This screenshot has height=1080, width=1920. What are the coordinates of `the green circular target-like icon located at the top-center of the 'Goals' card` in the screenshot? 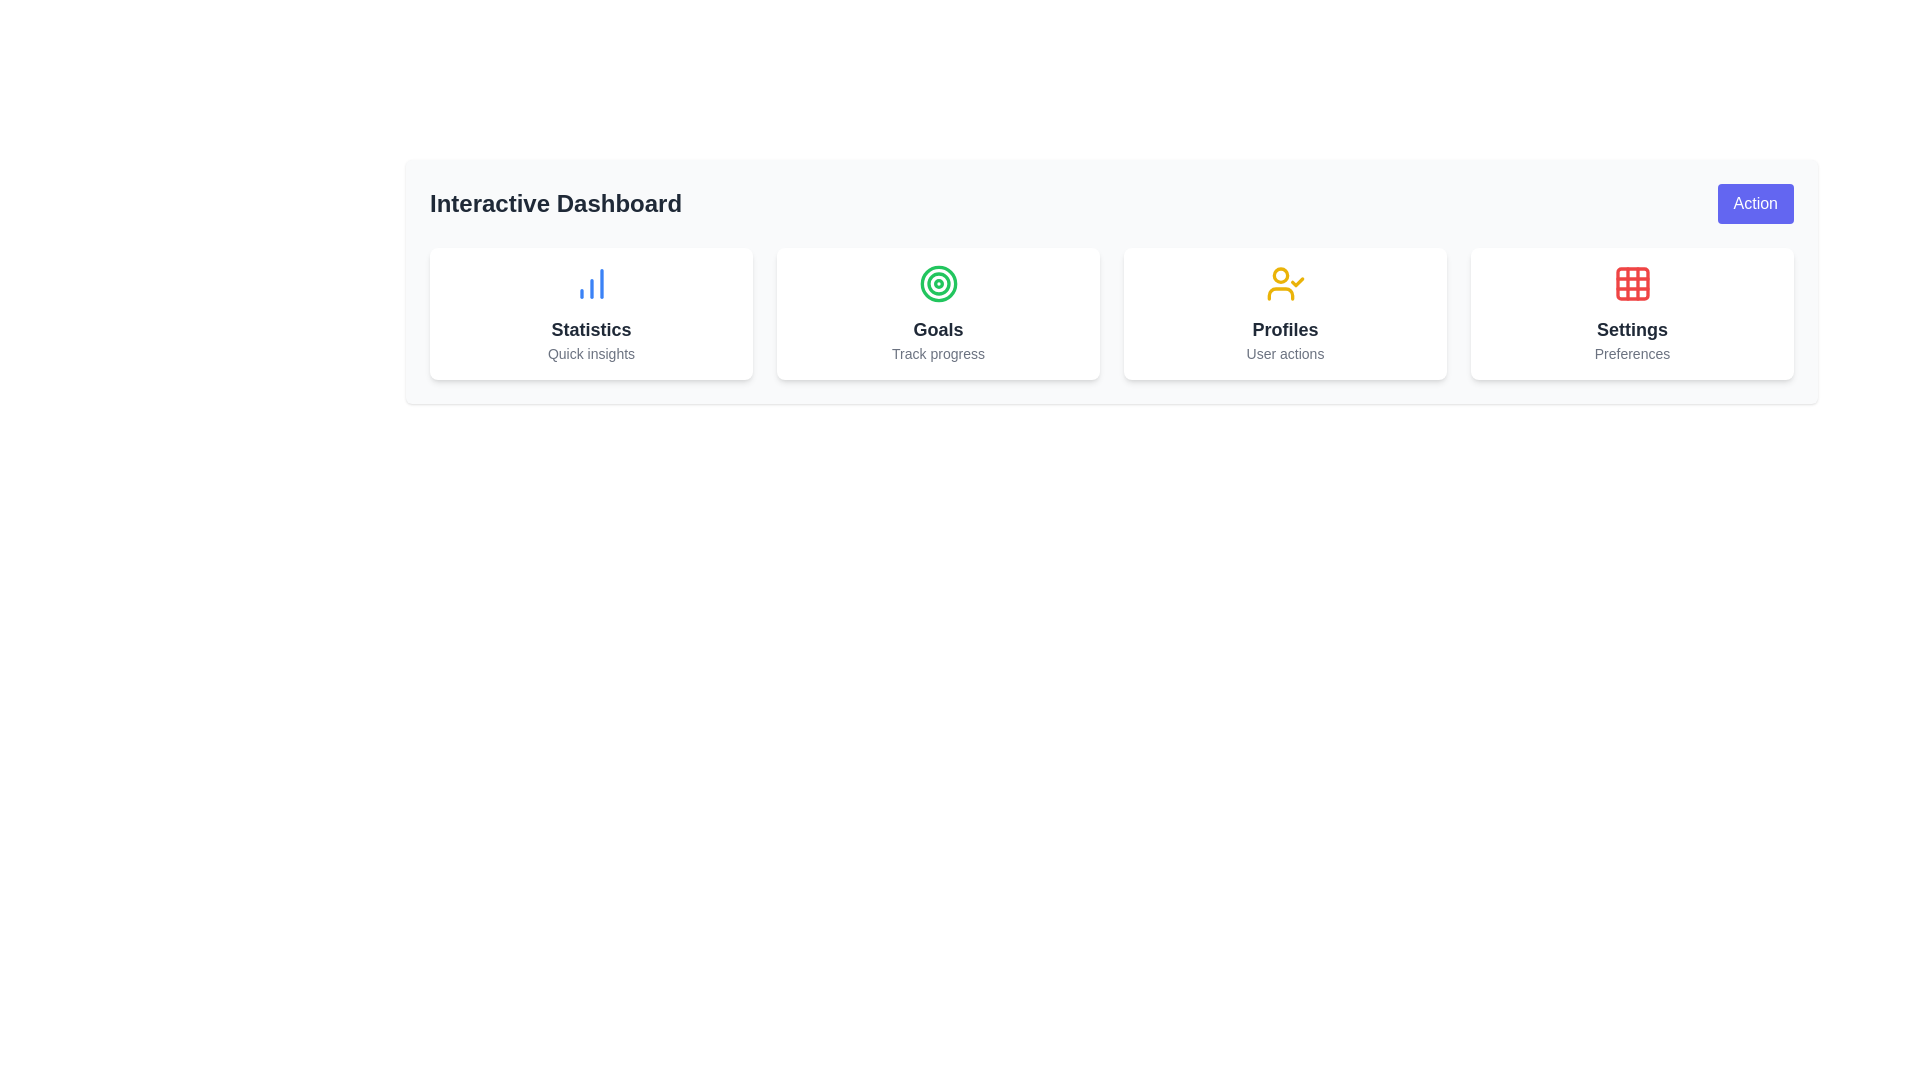 It's located at (937, 284).